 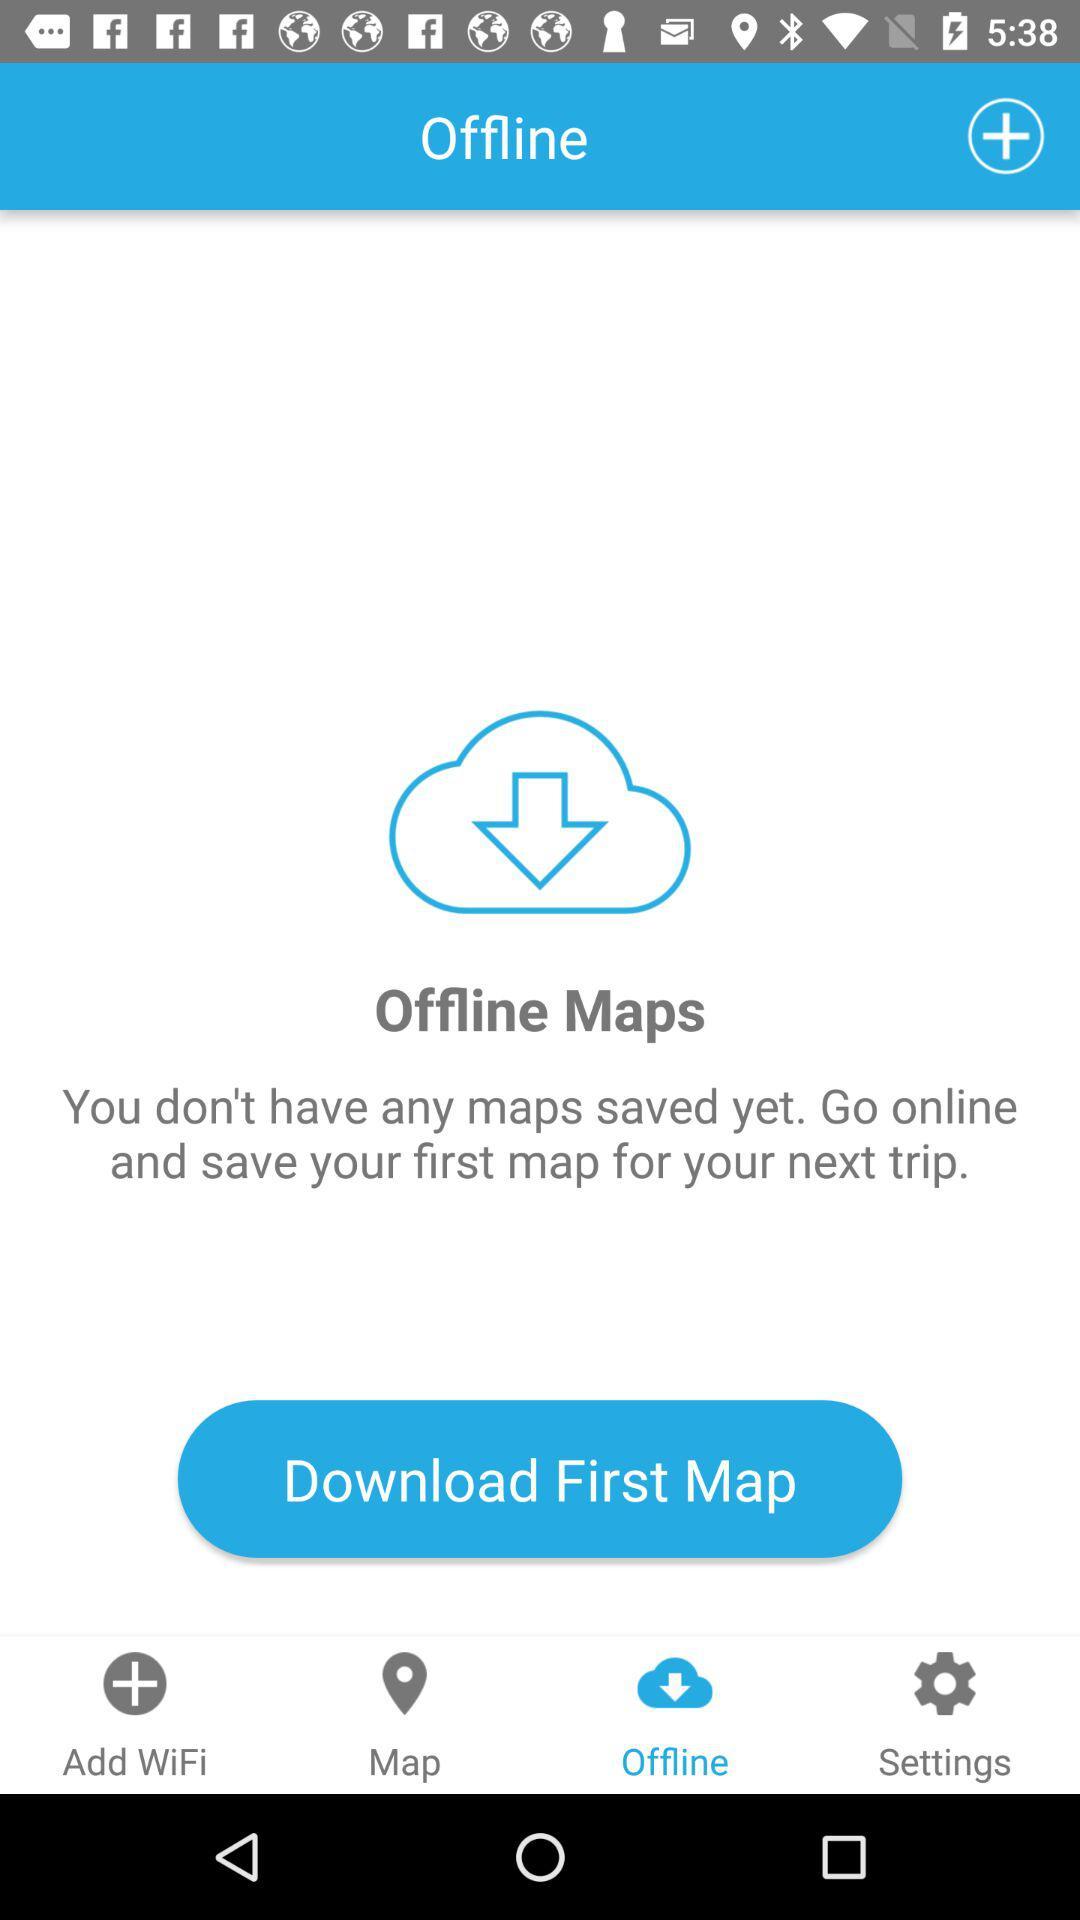 I want to click on the icon at the top right corner, so click(x=1006, y=135).